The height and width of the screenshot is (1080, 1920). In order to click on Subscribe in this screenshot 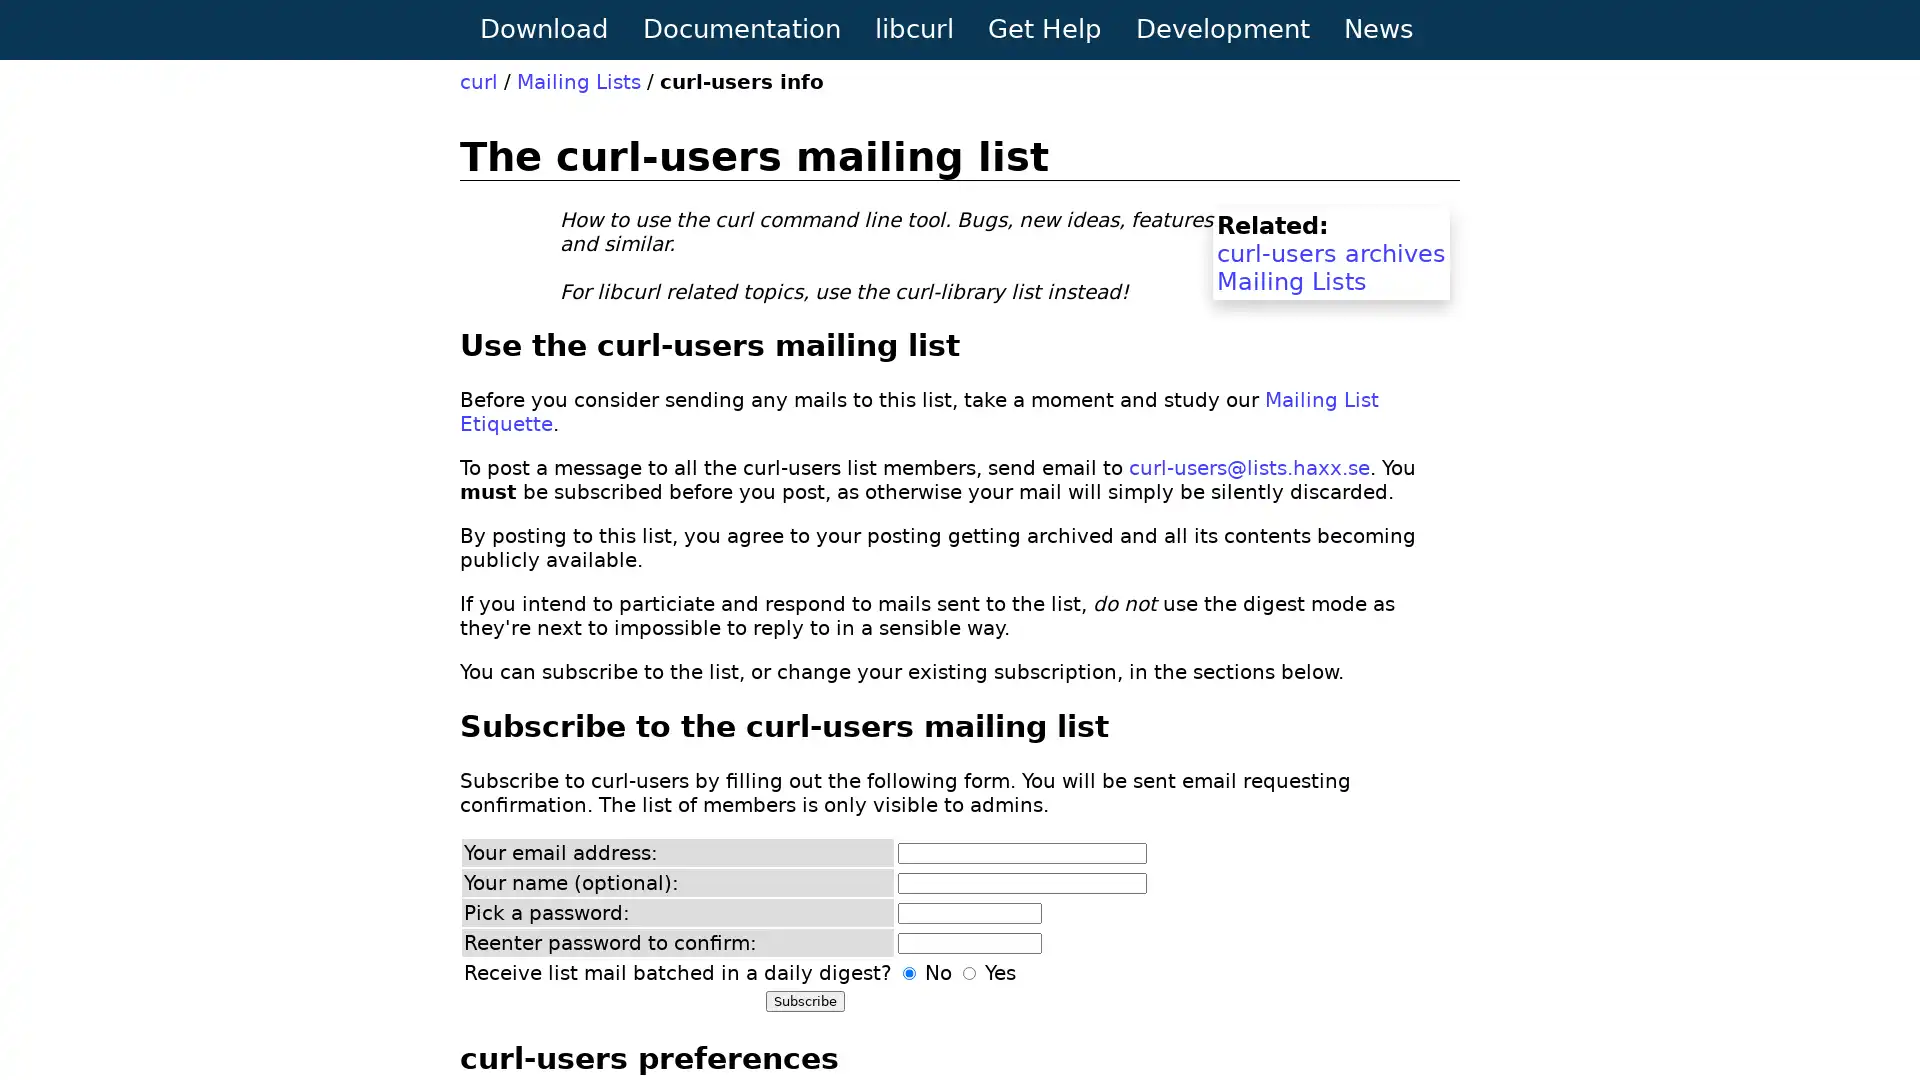, I will do `click(805, 1001)`.